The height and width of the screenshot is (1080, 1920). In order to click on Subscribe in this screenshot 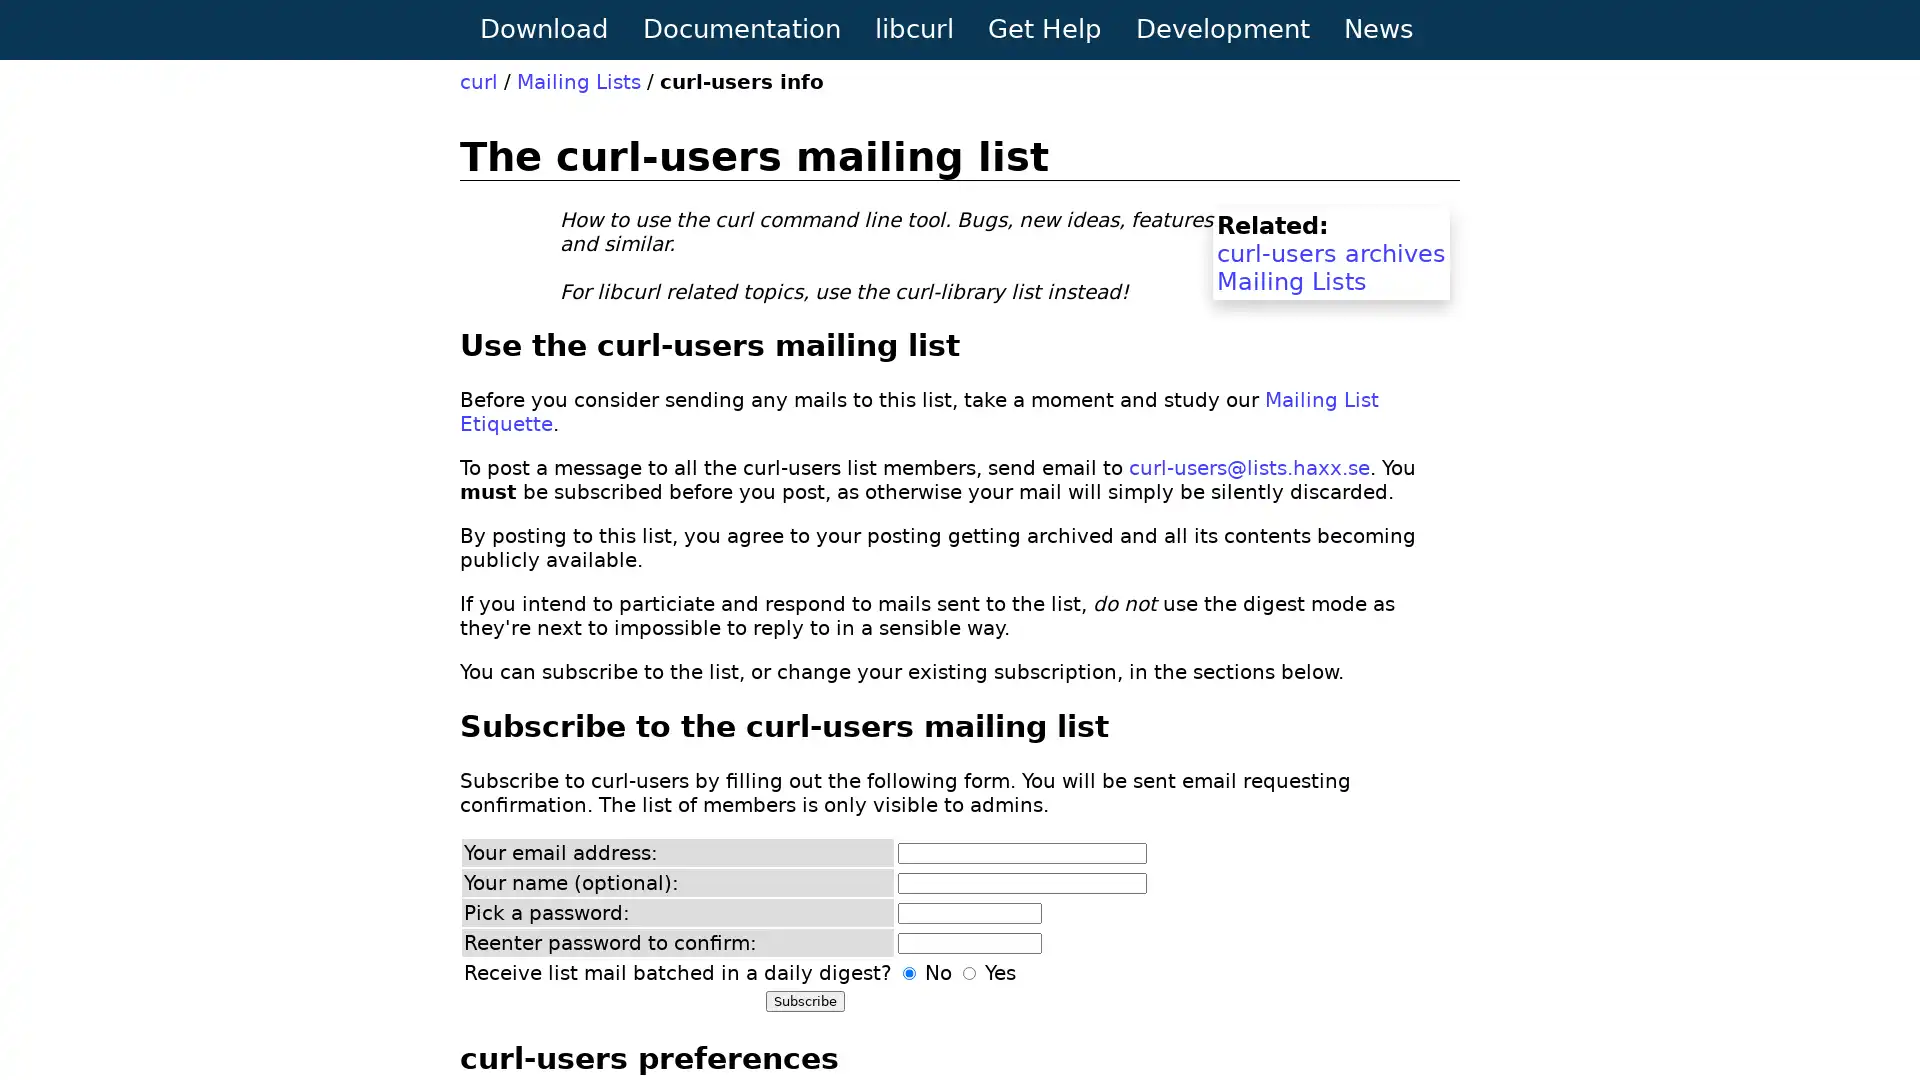, I will do `click(805, 1001)`.